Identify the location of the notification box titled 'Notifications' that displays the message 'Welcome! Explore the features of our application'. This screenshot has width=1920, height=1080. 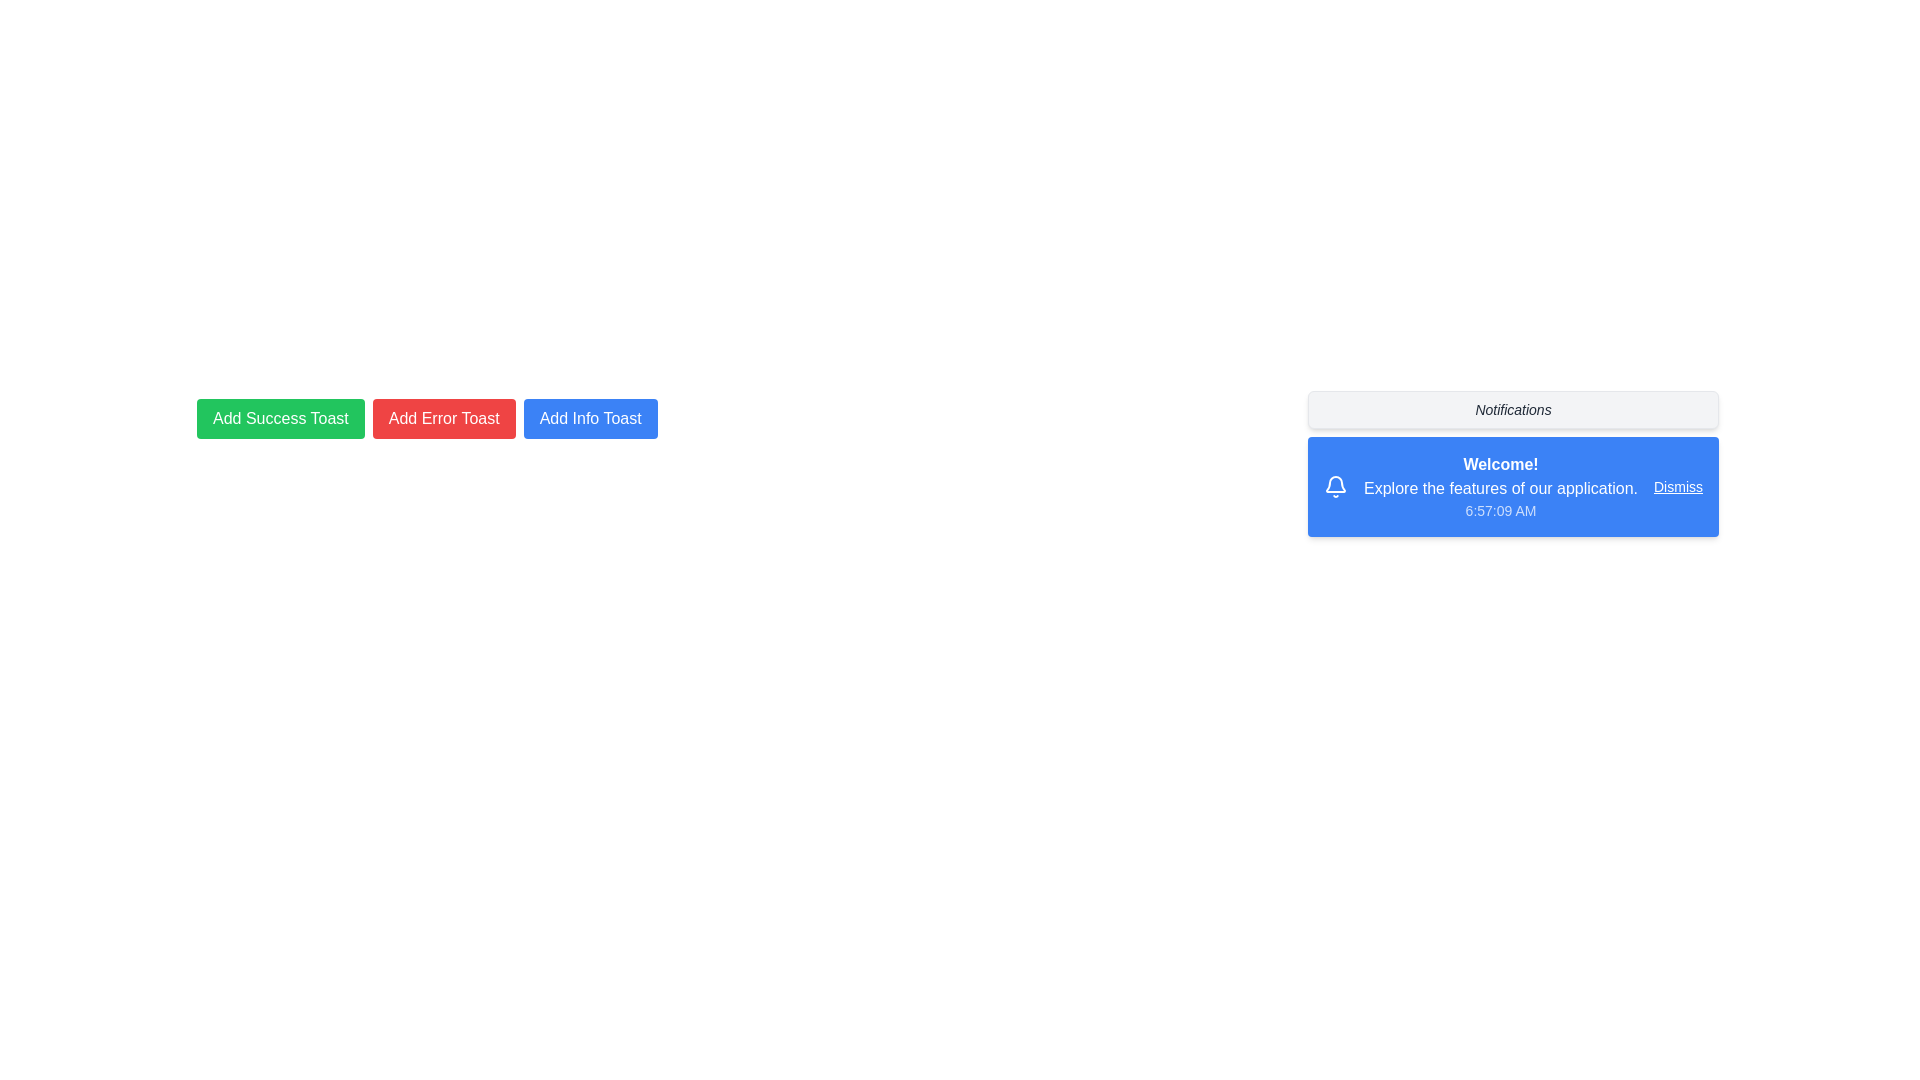
(1513, 463).